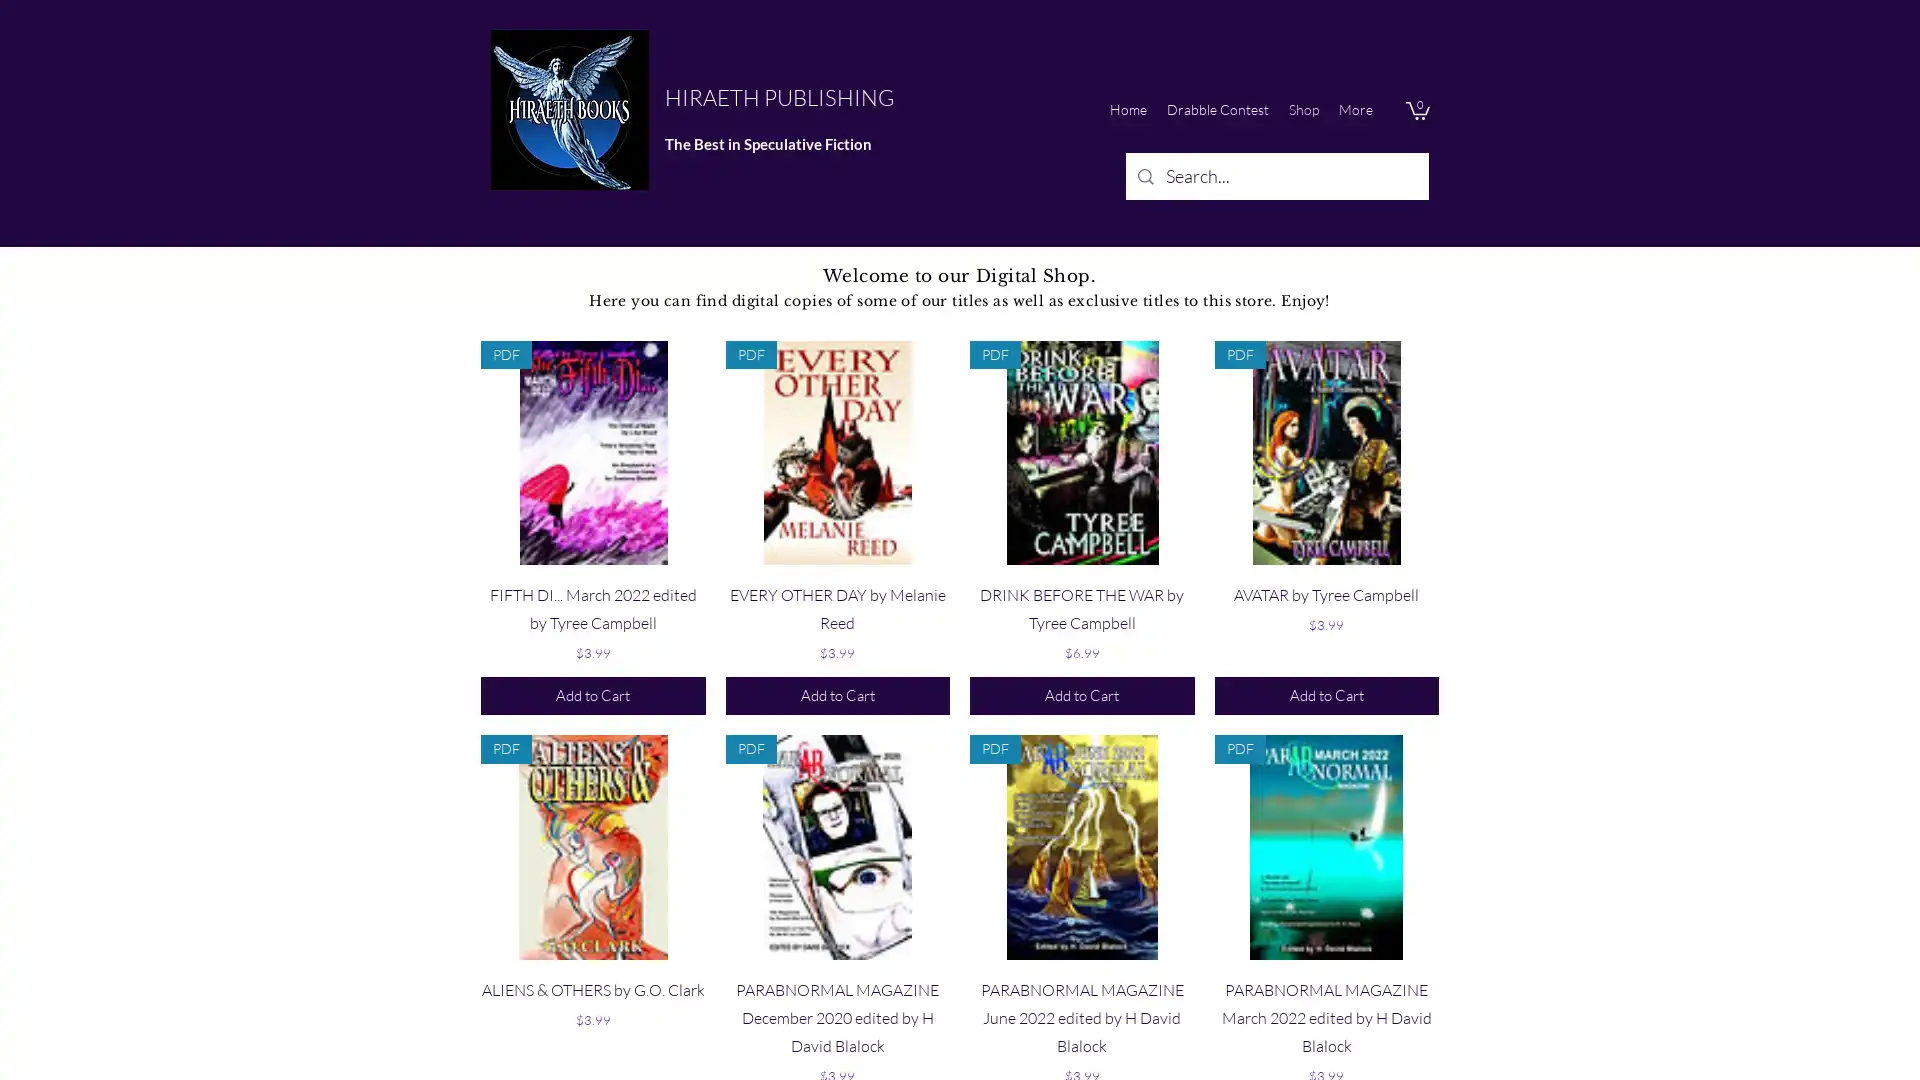 The image size is (1920, 1080). Describe the element at coordinates (592, 589) in the screenshot. I see `Quick View` at that location.